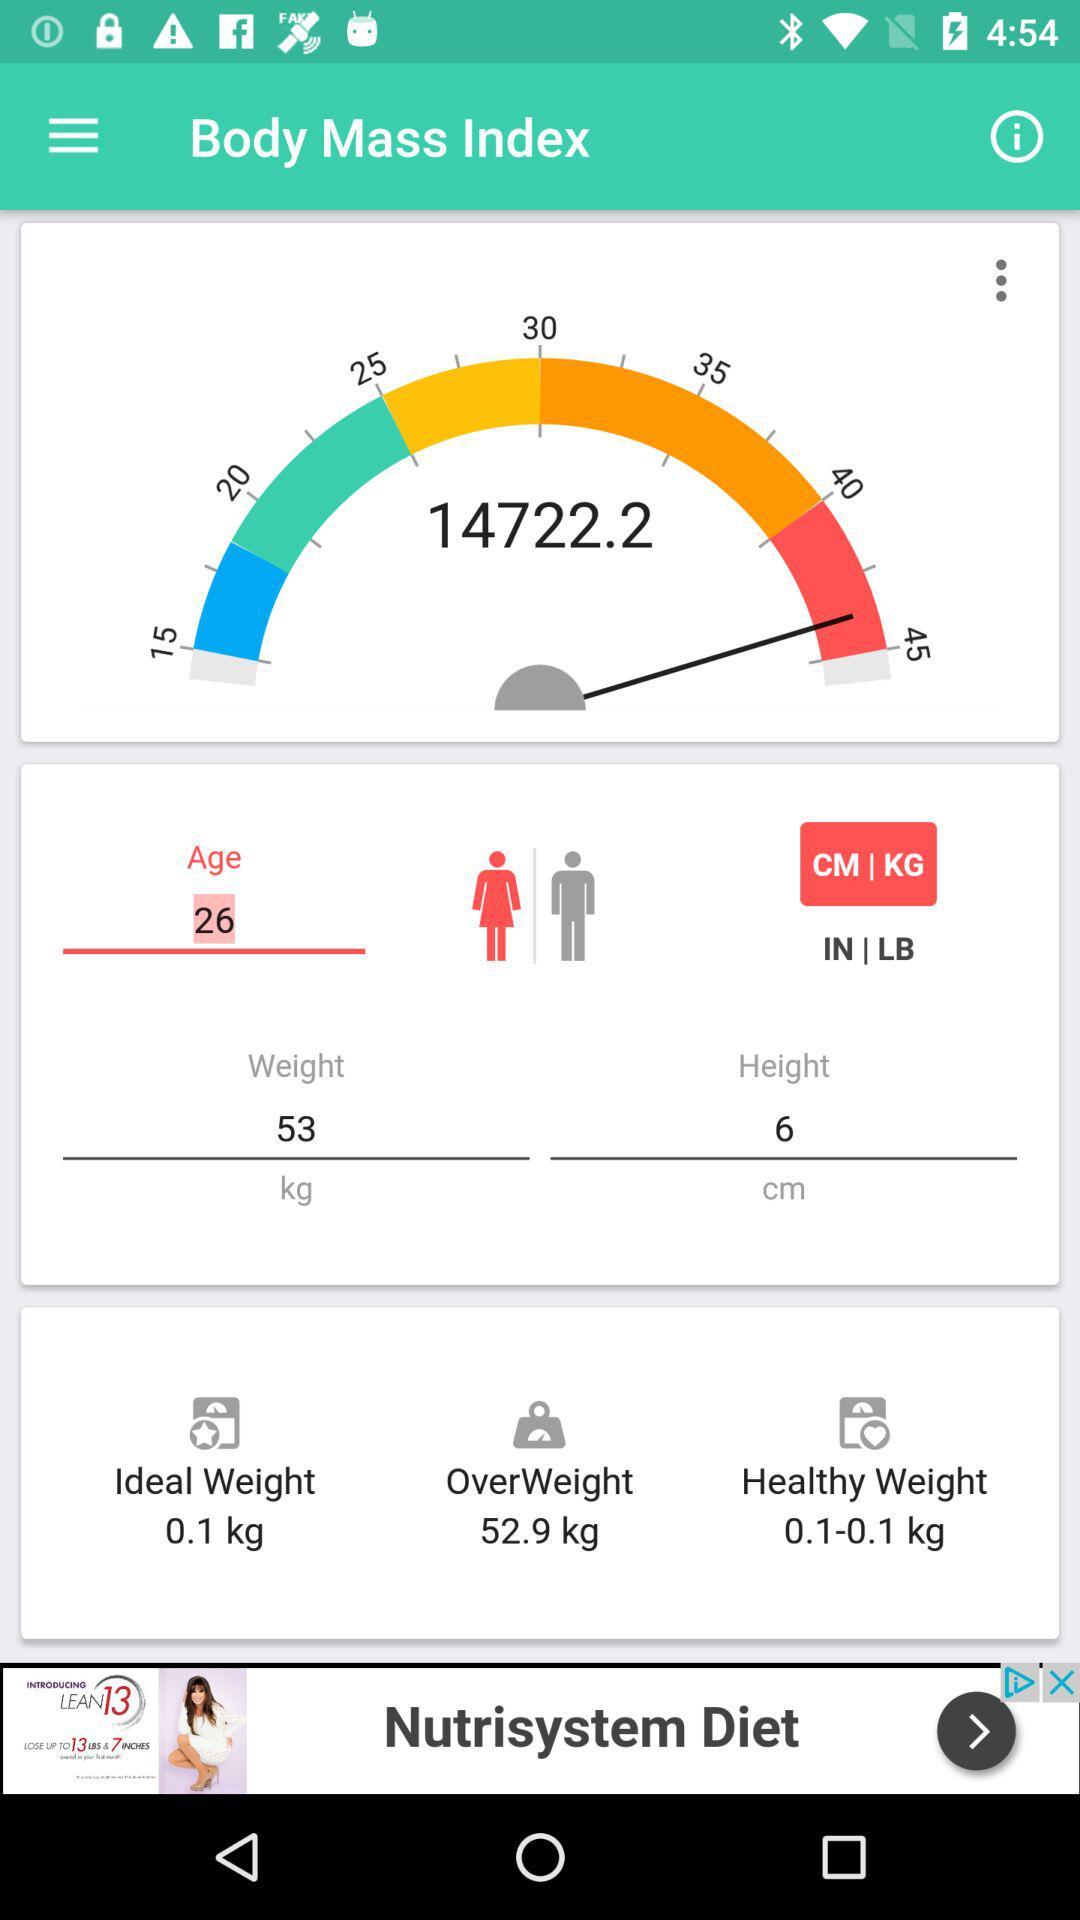  What do you see at coordinates (540, 1727) in the screenshot?
I see `open advertisement` at bounding box center [540, 1727].